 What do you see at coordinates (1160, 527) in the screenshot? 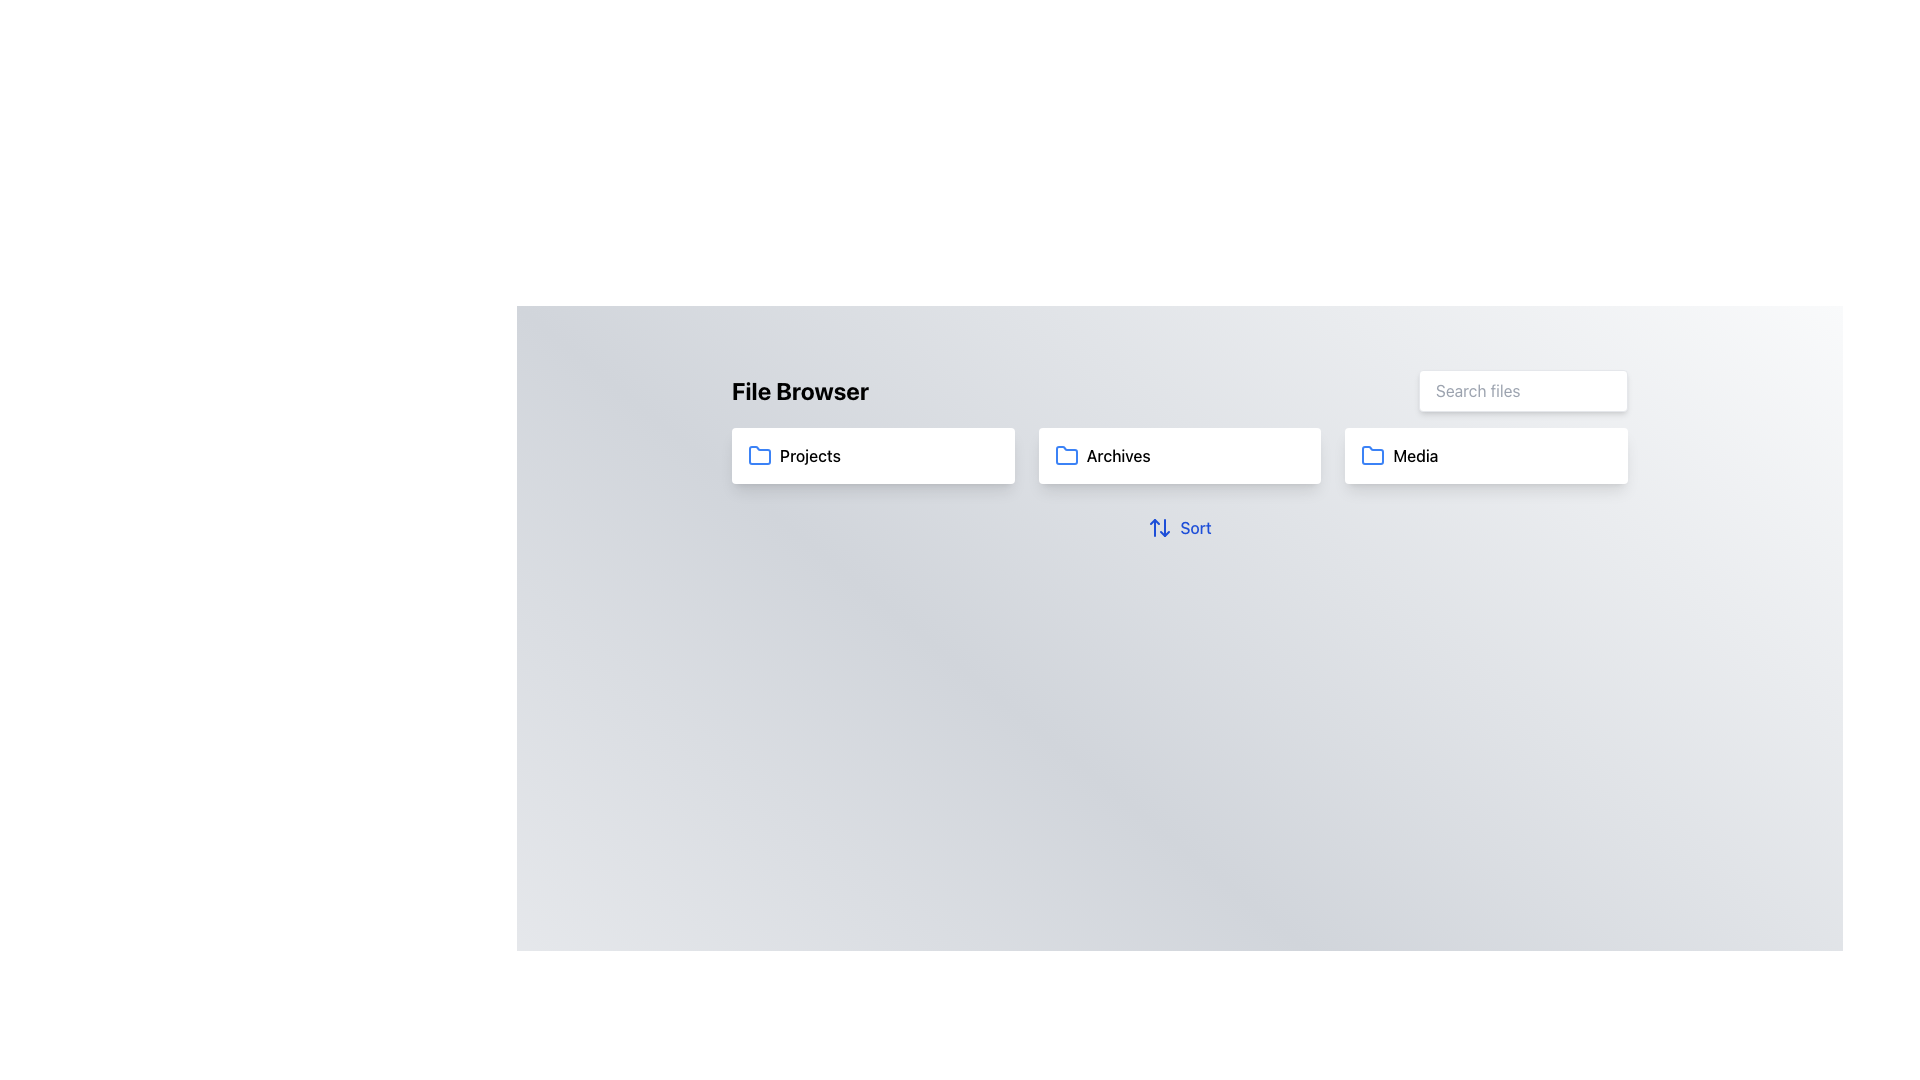
I see `the sorting icon located in the 'Sort' section, which is aligned to the left of the 'Sort' text in the lower part of the user interface` at bounding box center [1160, 527].